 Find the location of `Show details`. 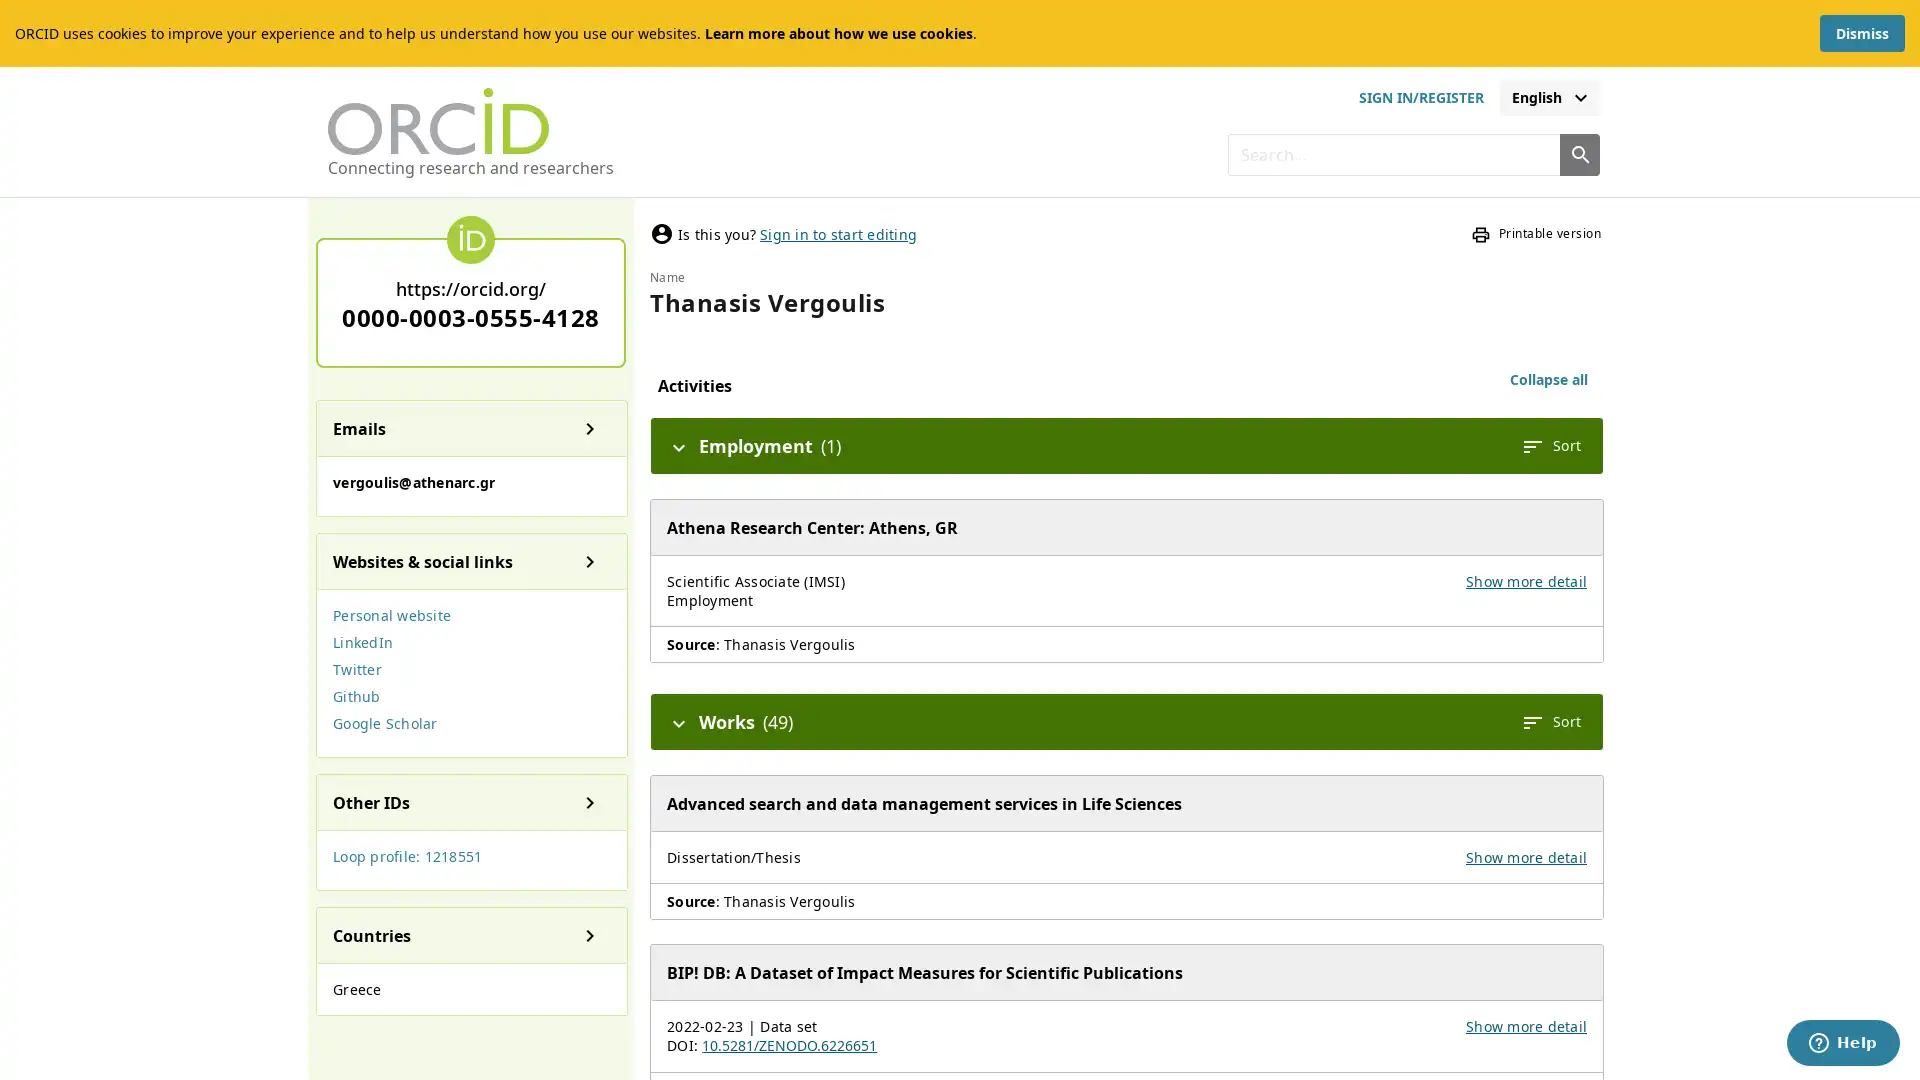

Show details is located at coordinates (589, 801).